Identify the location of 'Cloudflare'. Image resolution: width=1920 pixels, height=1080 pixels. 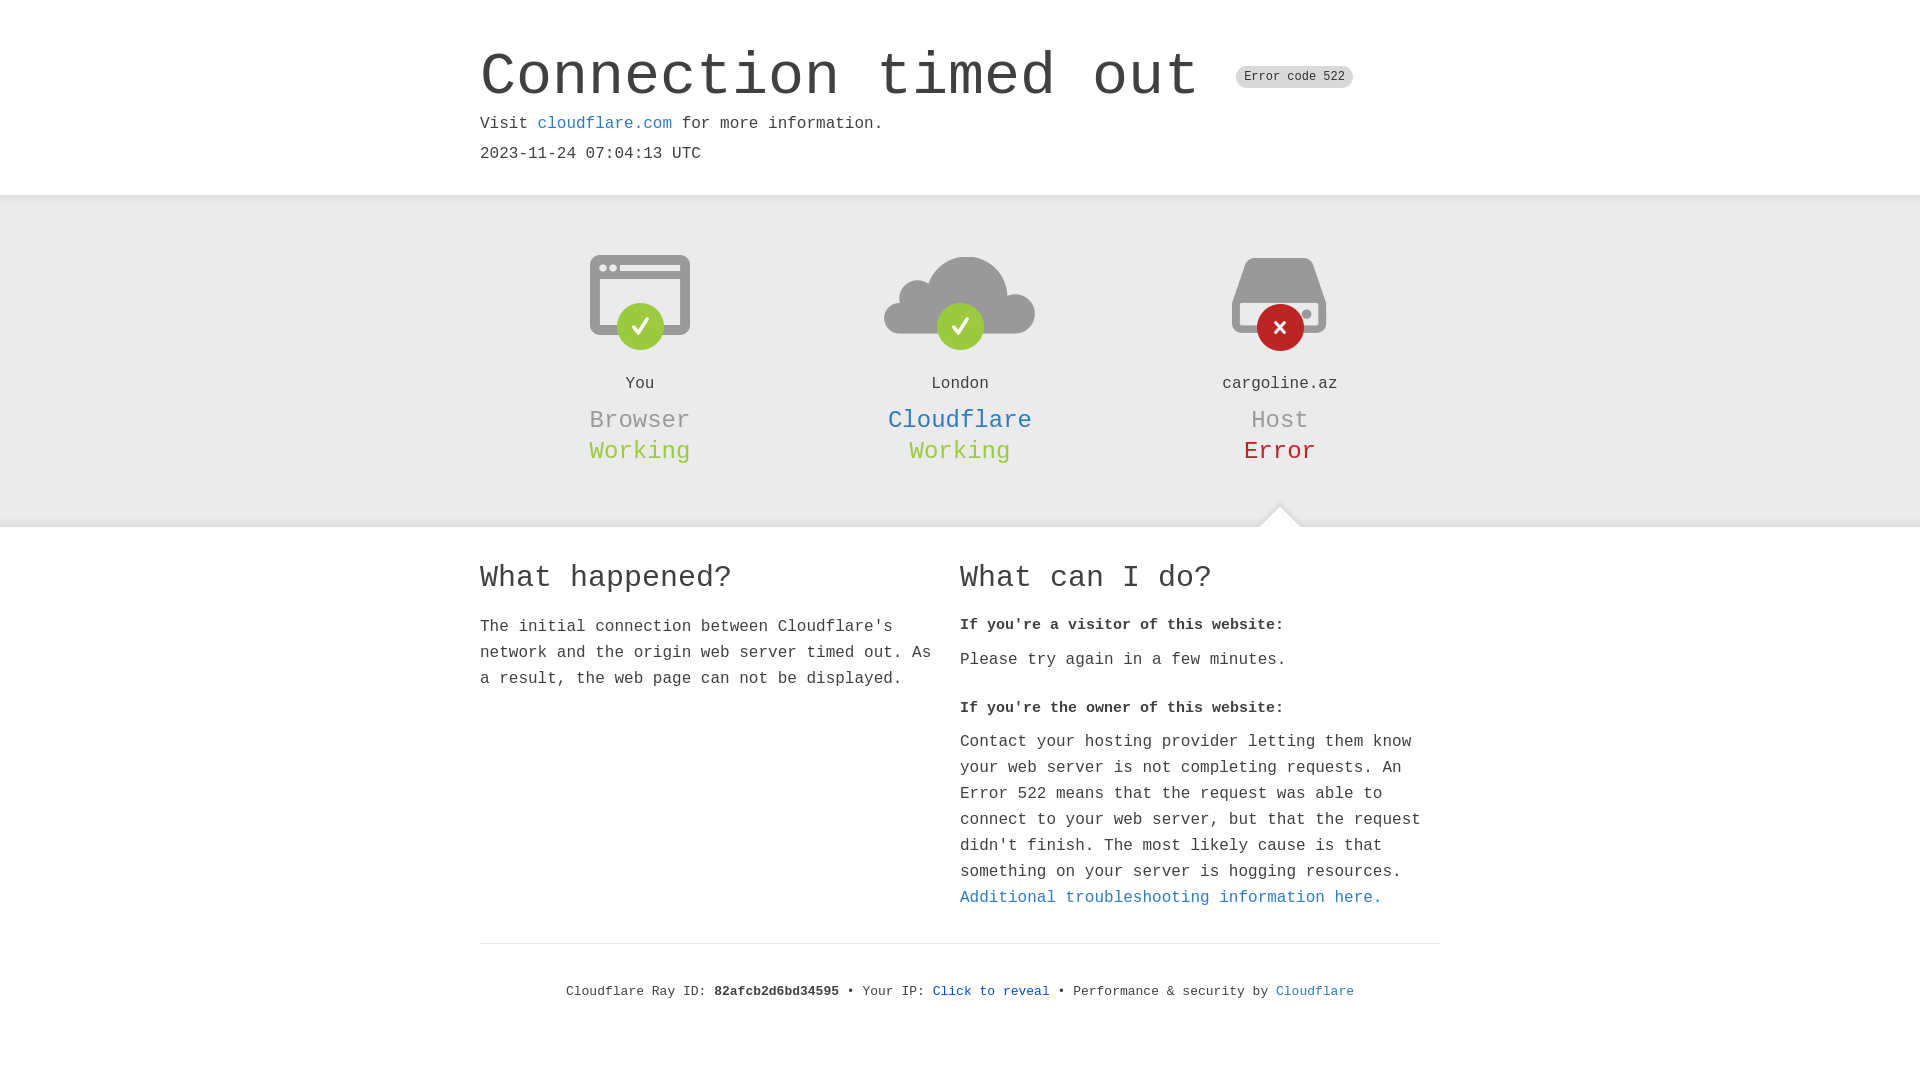
(960, 419).